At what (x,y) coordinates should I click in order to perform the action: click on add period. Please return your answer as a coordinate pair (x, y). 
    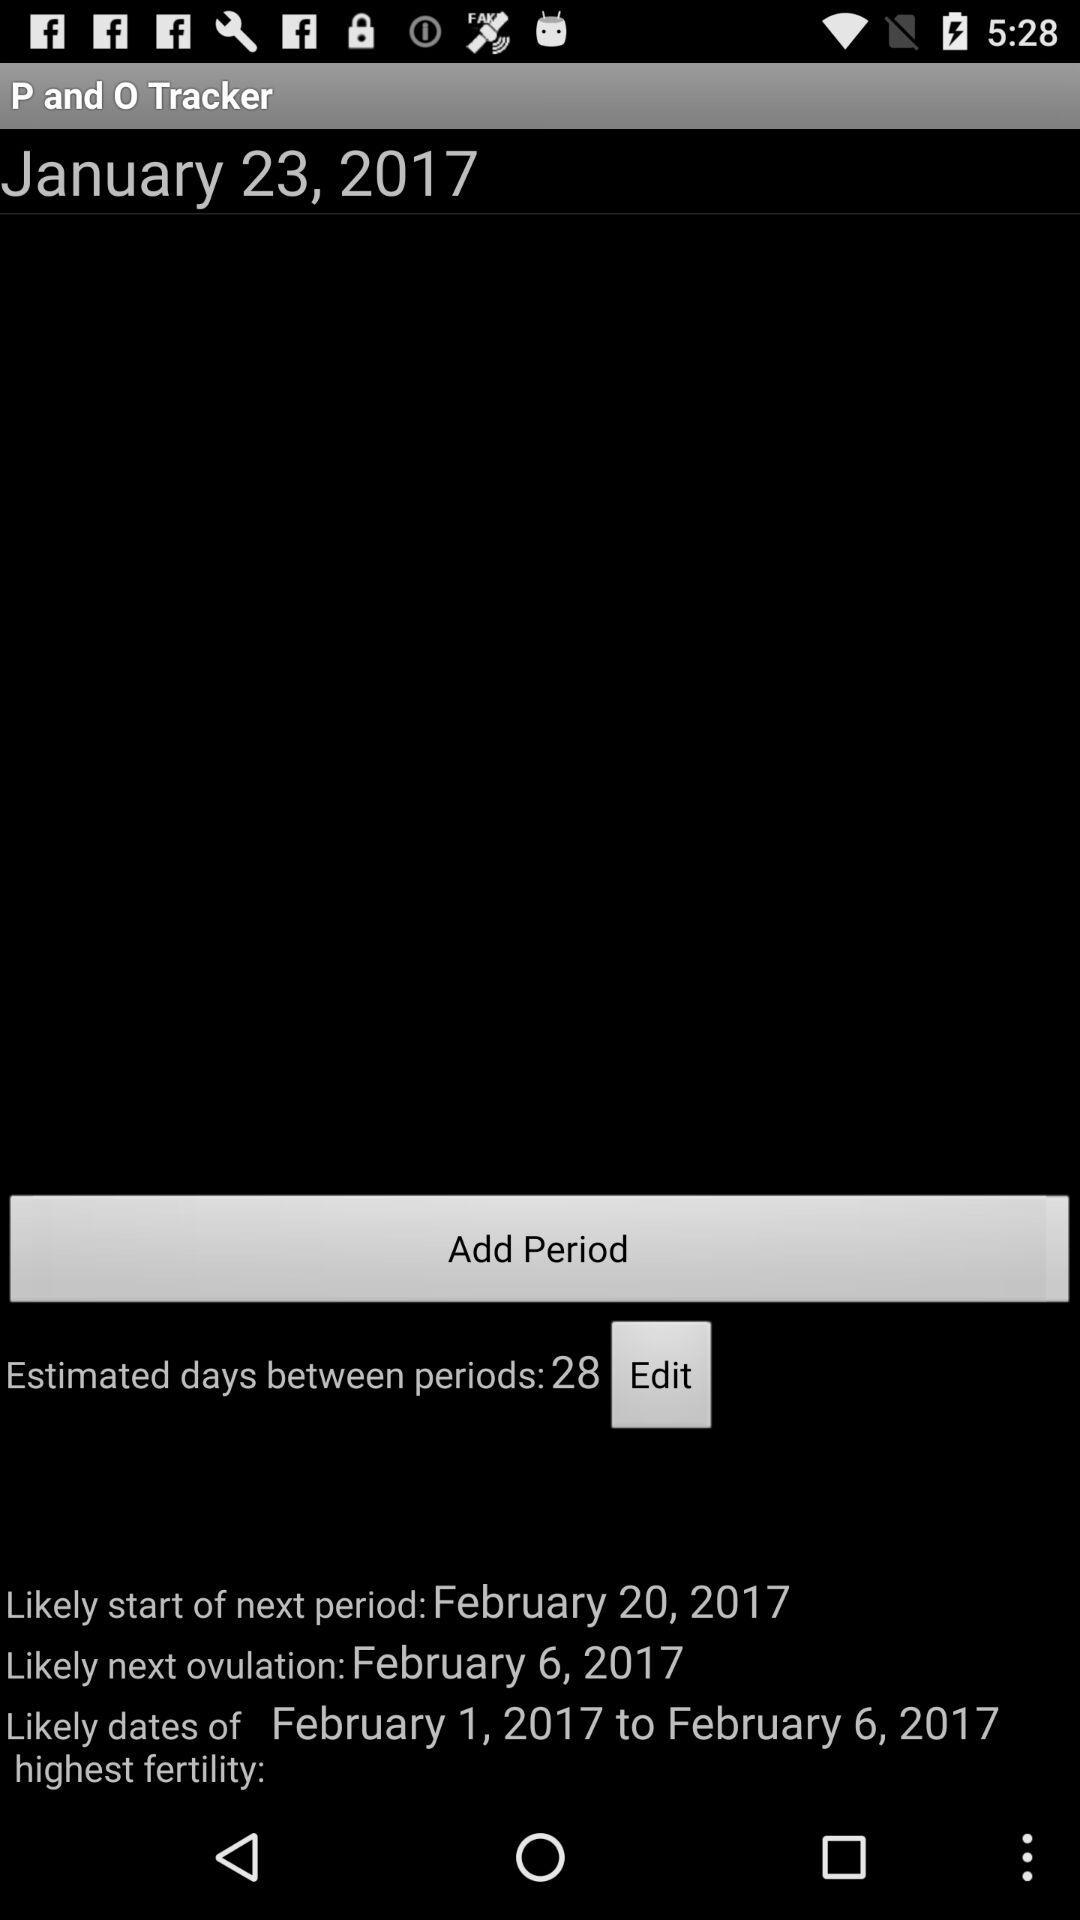
    Looking at the image, I should click on (540, 1253).